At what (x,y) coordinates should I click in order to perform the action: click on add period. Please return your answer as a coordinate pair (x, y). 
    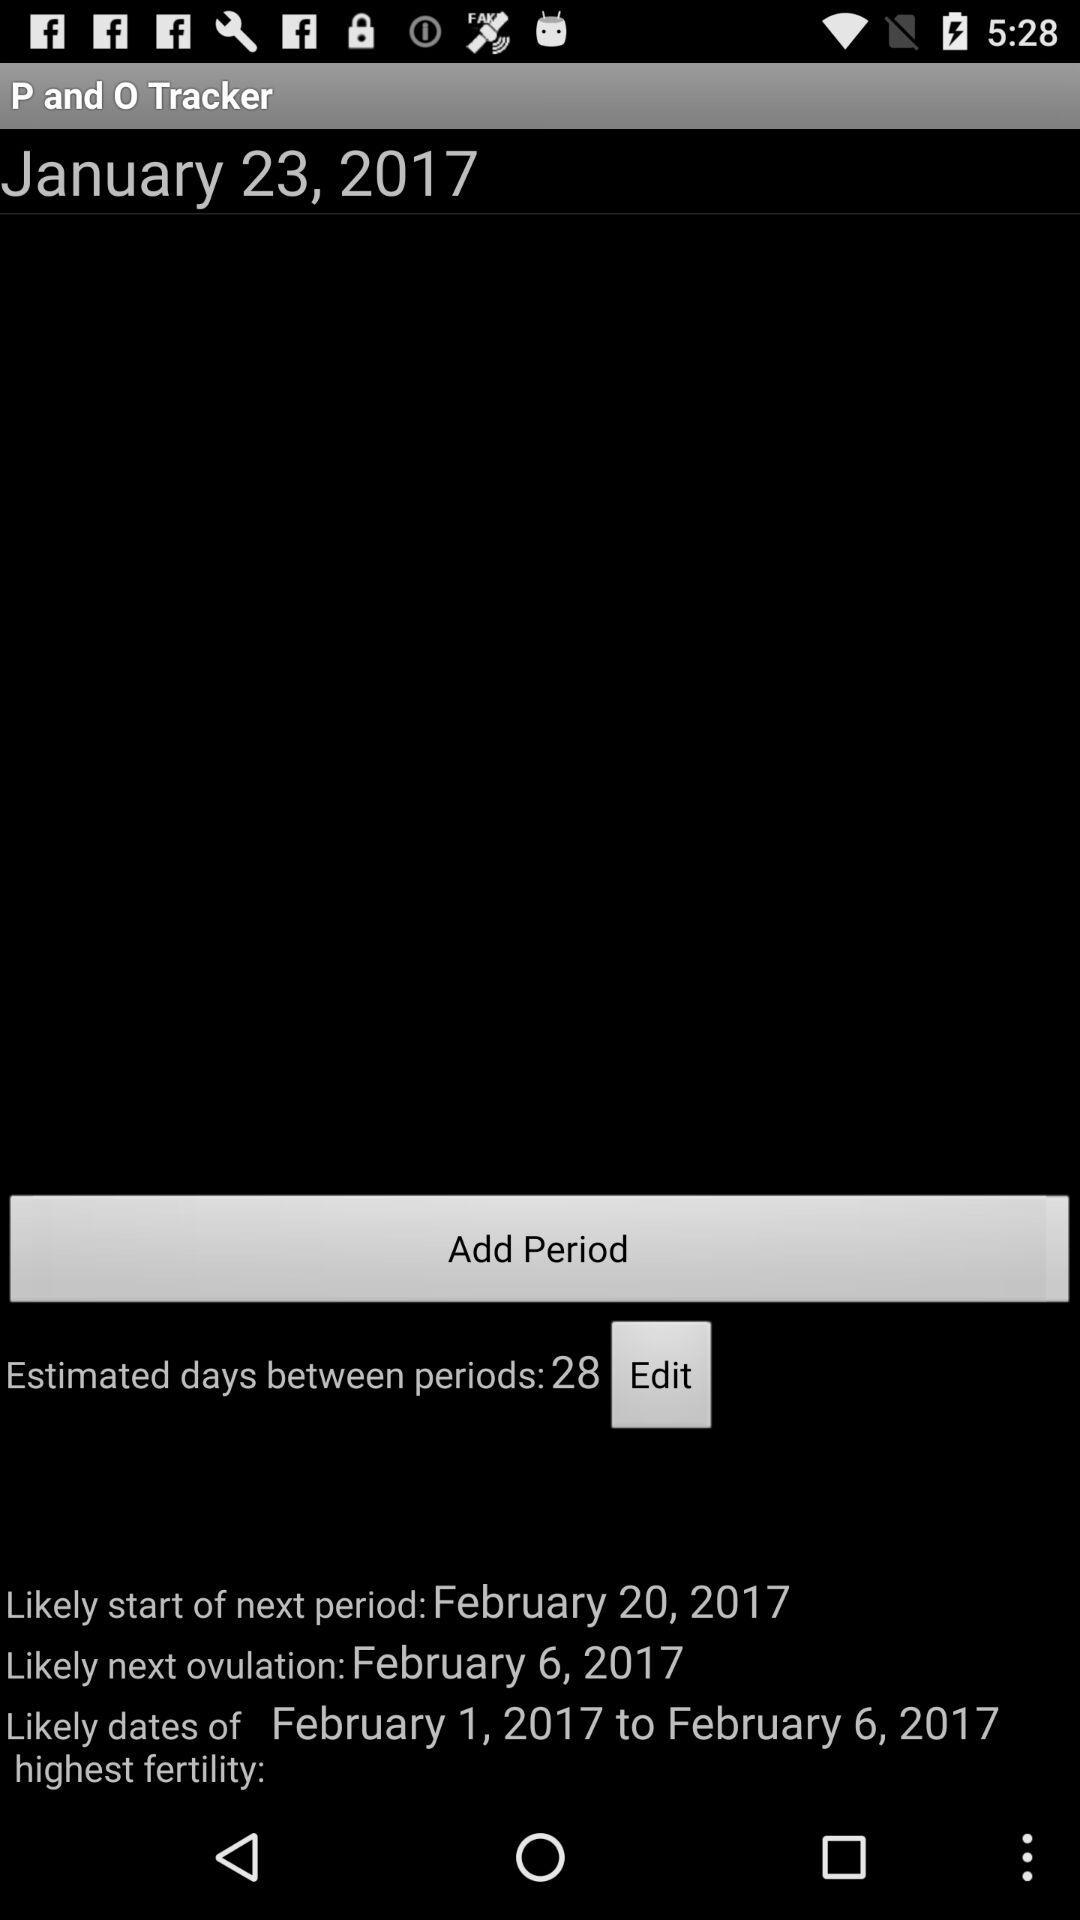
    Looking at the image, I should click on (540, 1253).